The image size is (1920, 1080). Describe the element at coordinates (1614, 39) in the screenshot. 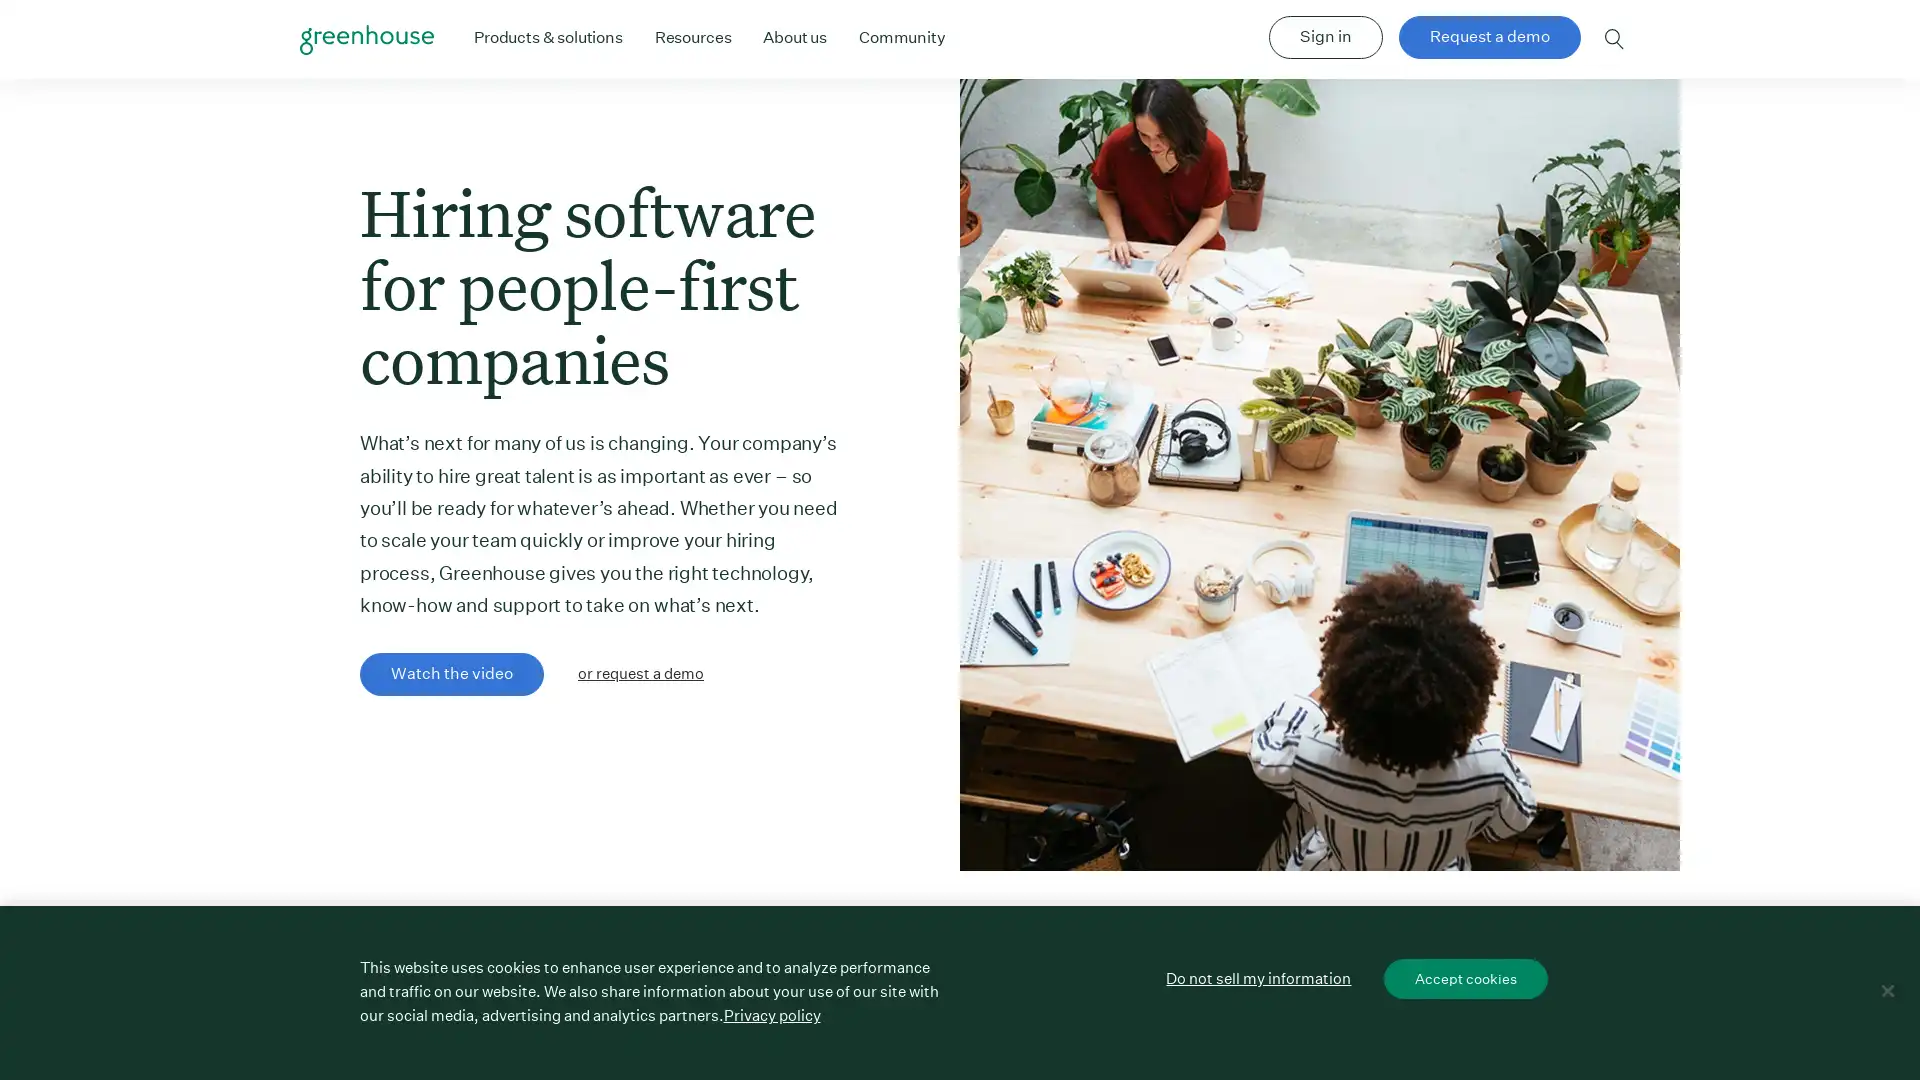

I see `Toggle search form` at that location.